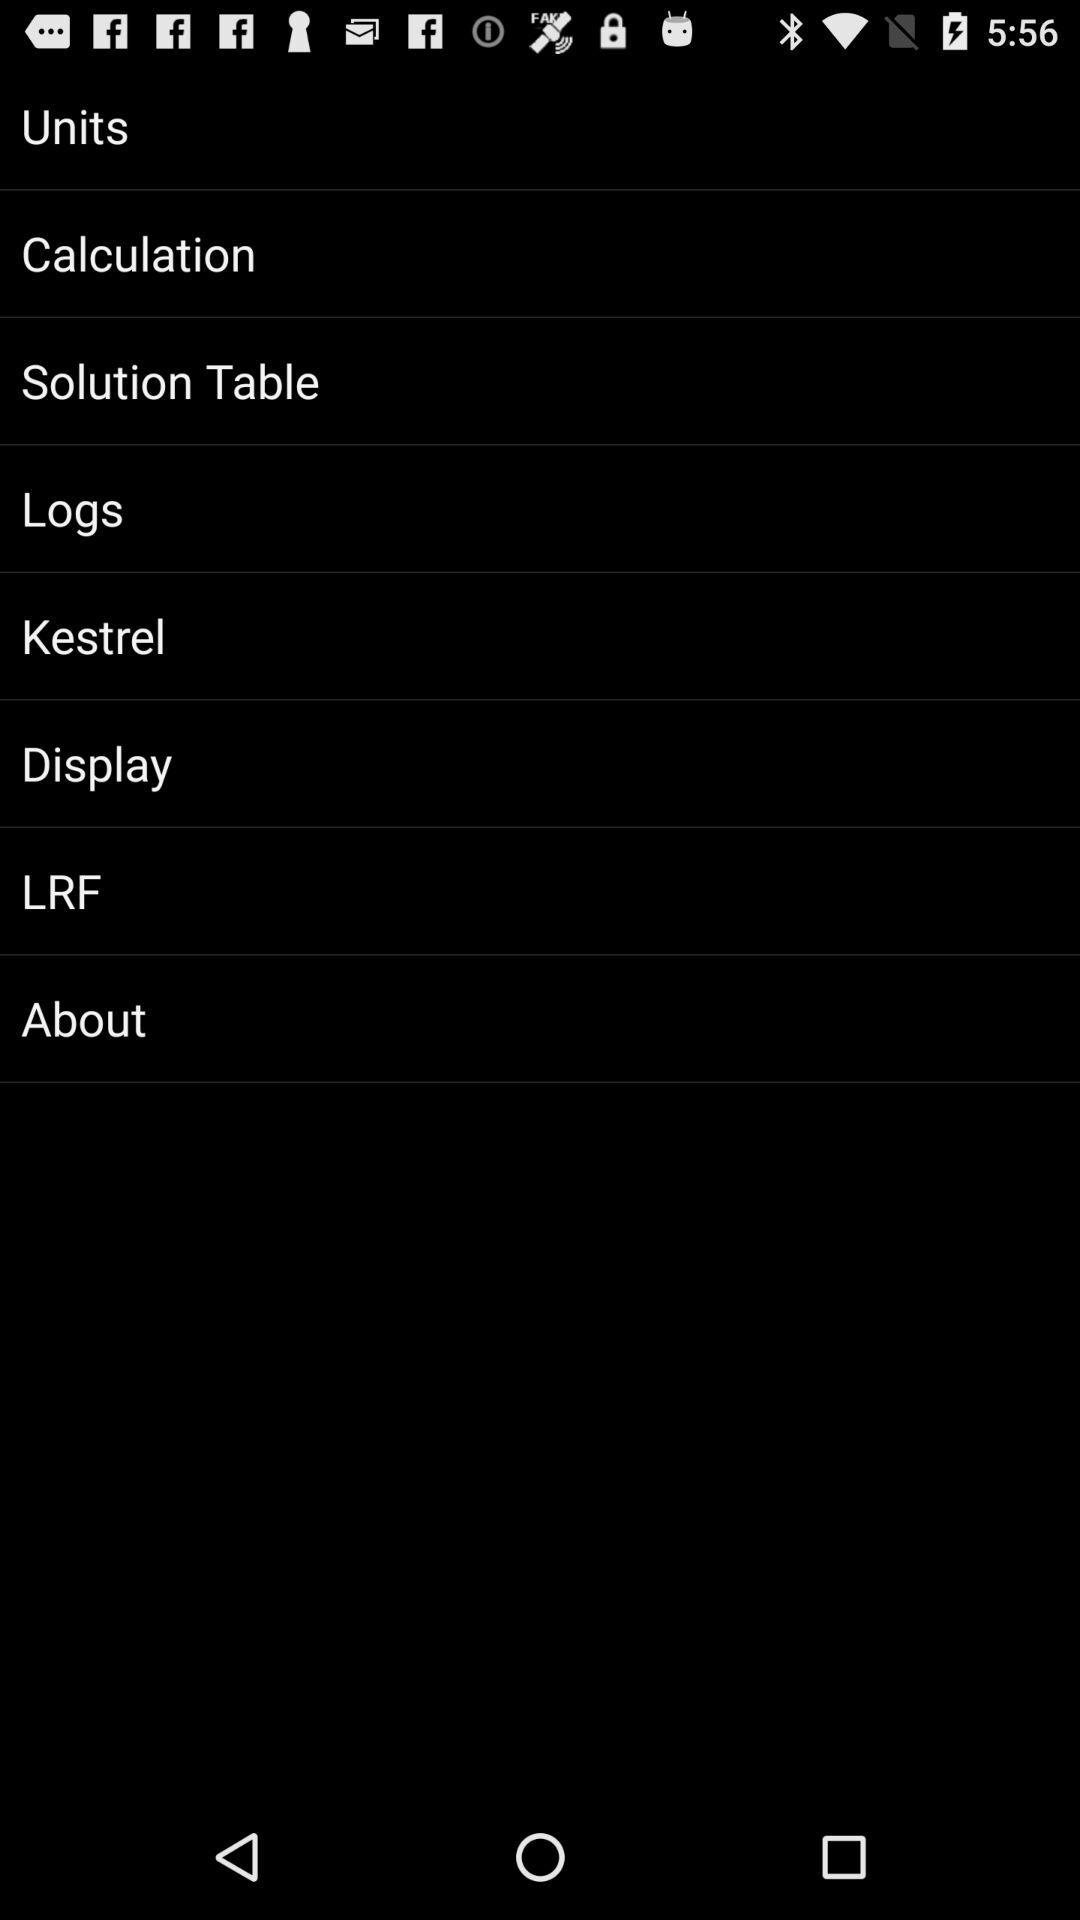 This screenshot has width=1080, height=1920. What do you see at coordinates (540, 762) in the screenshot?
I see `the display item` at bounding box center [540, 762].